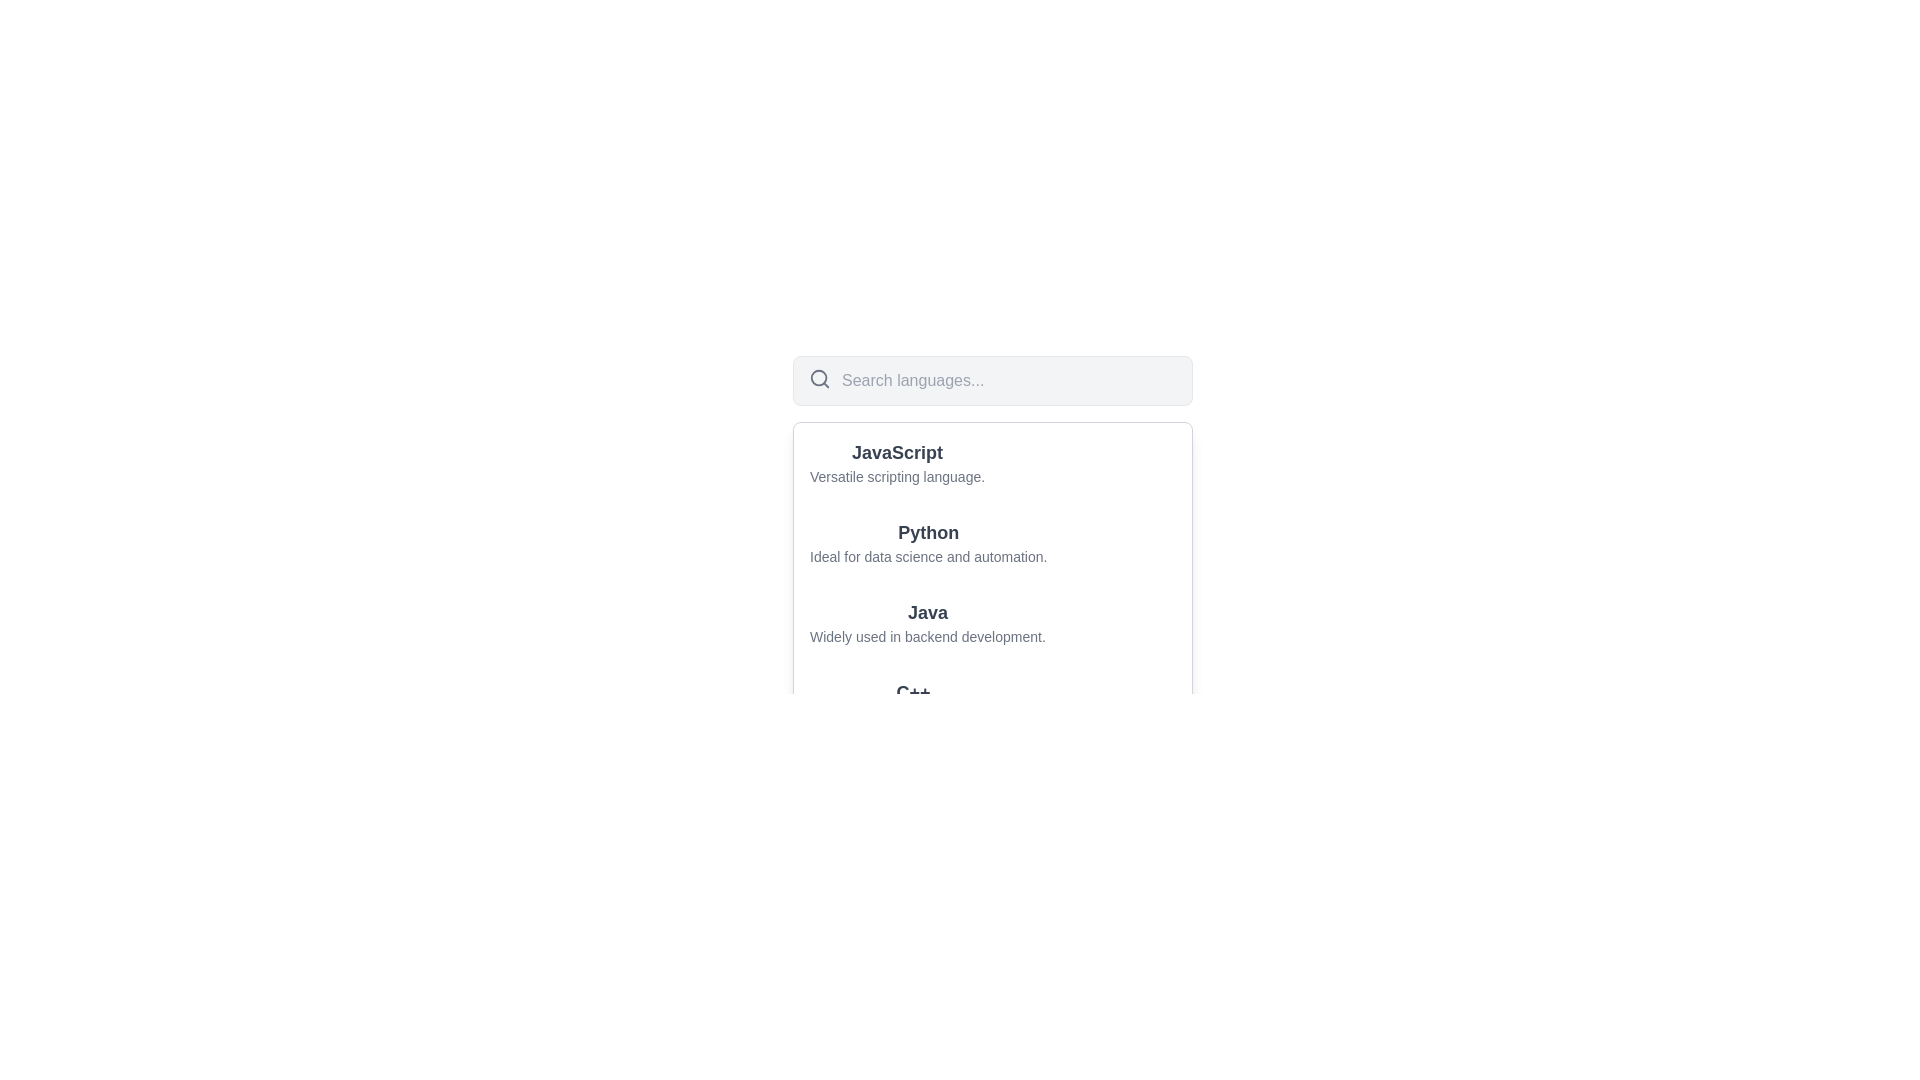 Image resolution: width=1920 pixels, height=1080 pixels. What do you see at coordinates (927, 543) in the screenshot?
I see `the list item displaying 'Python' with the description 'Ideal for data science and automation.'` at bounding box center [927, 543].